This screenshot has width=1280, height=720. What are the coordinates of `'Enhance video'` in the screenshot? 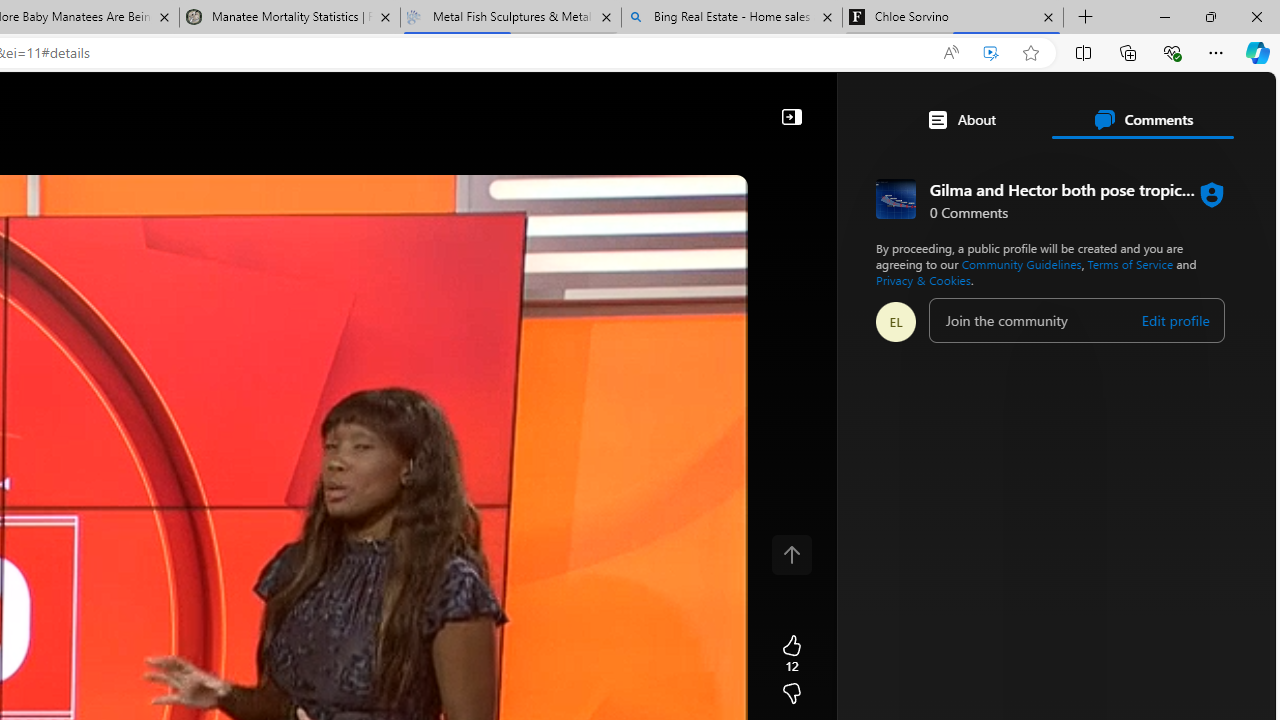 It's located at (991, 52).